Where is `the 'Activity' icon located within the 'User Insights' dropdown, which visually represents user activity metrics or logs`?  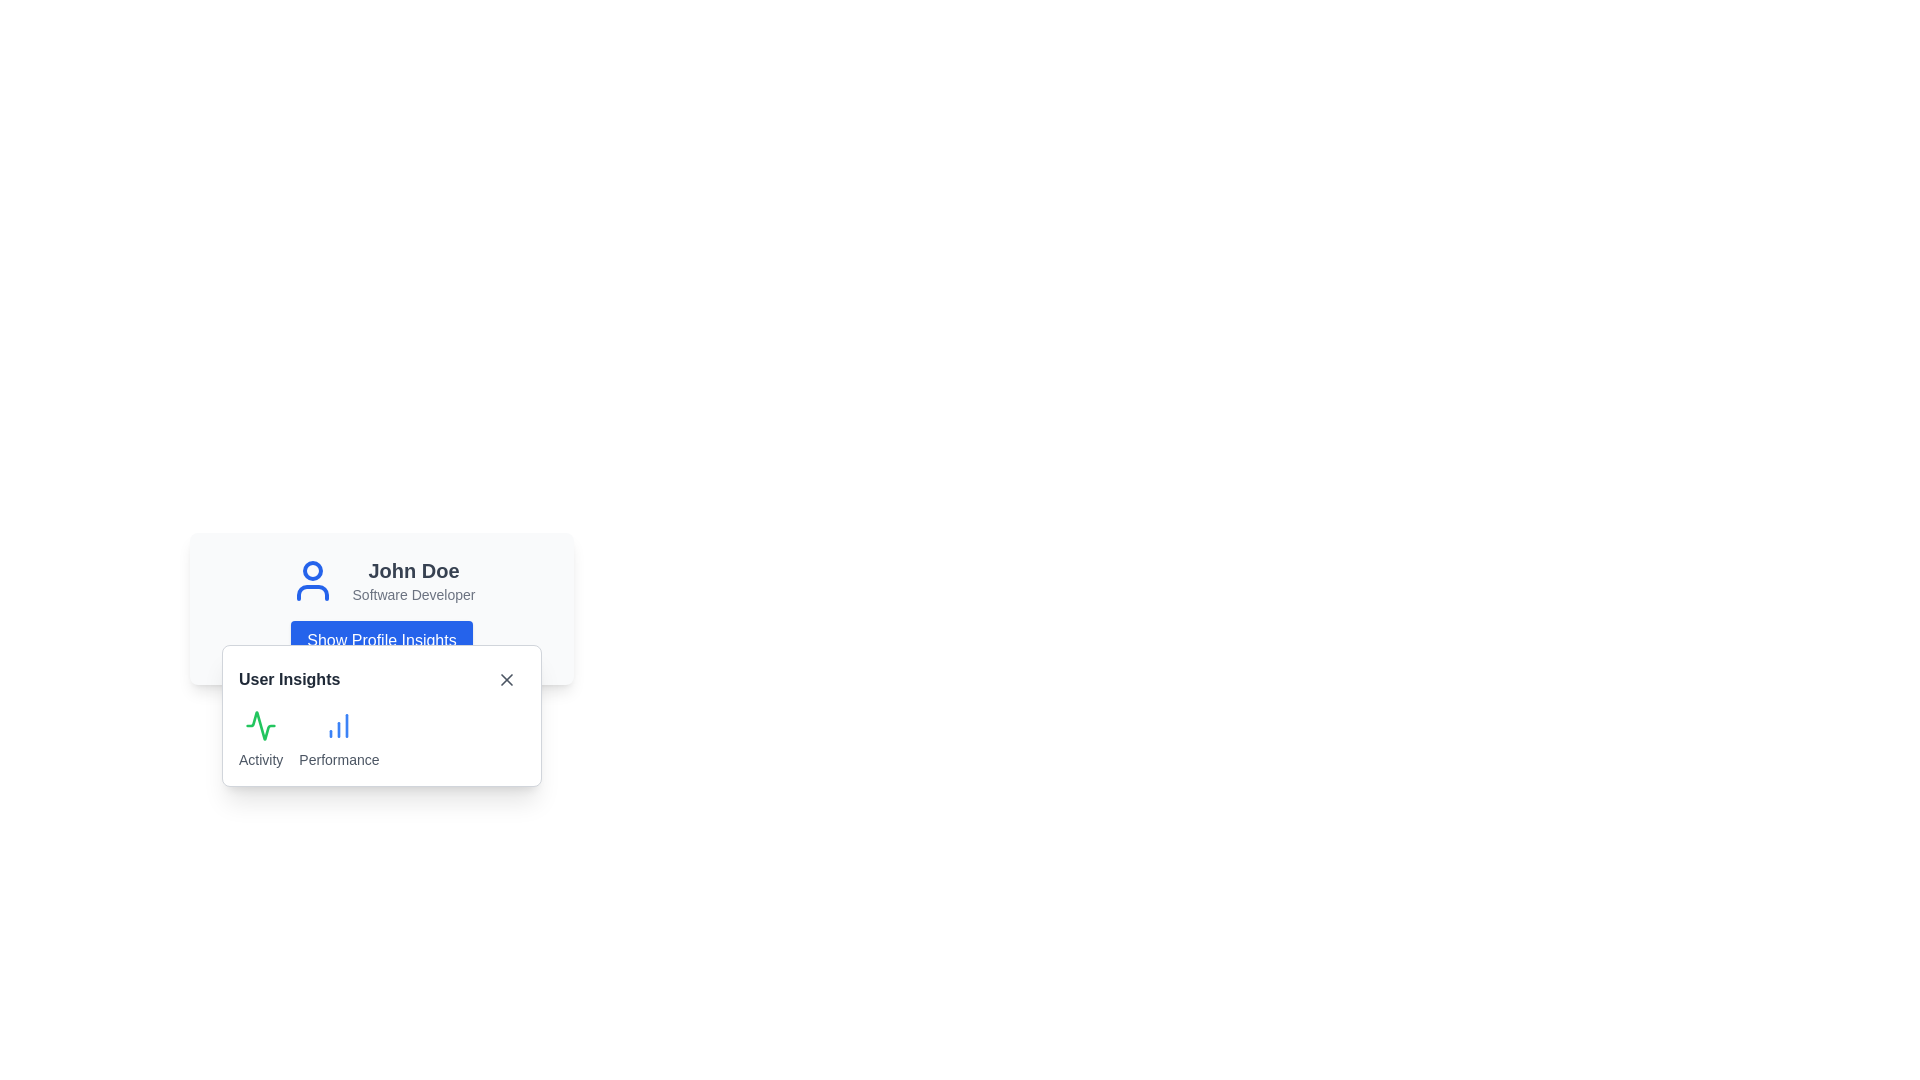
the 'Activity' icon located within the 'User Insights' dropdown, which visually represents user activity metrics or logs is located at coordinates (259, 725).